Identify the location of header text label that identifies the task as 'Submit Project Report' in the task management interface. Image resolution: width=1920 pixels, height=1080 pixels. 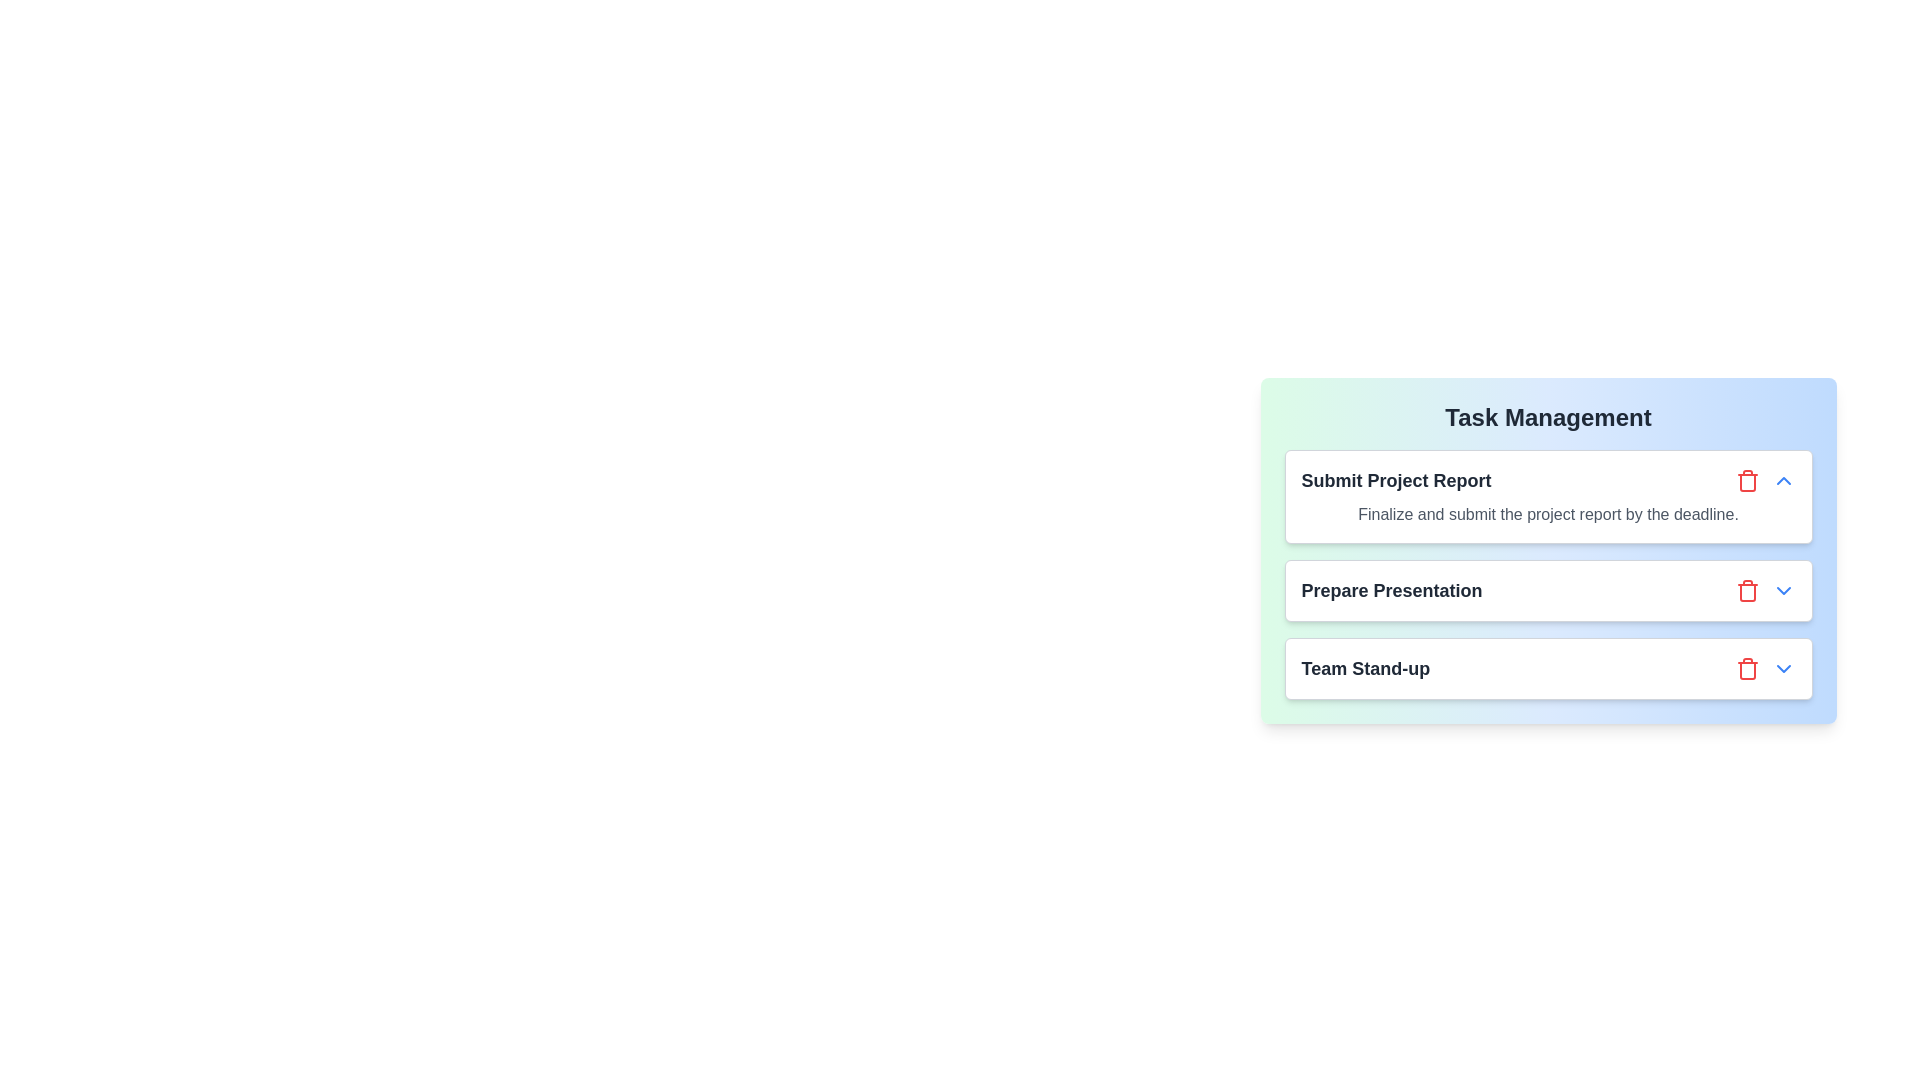
(1395, 481).